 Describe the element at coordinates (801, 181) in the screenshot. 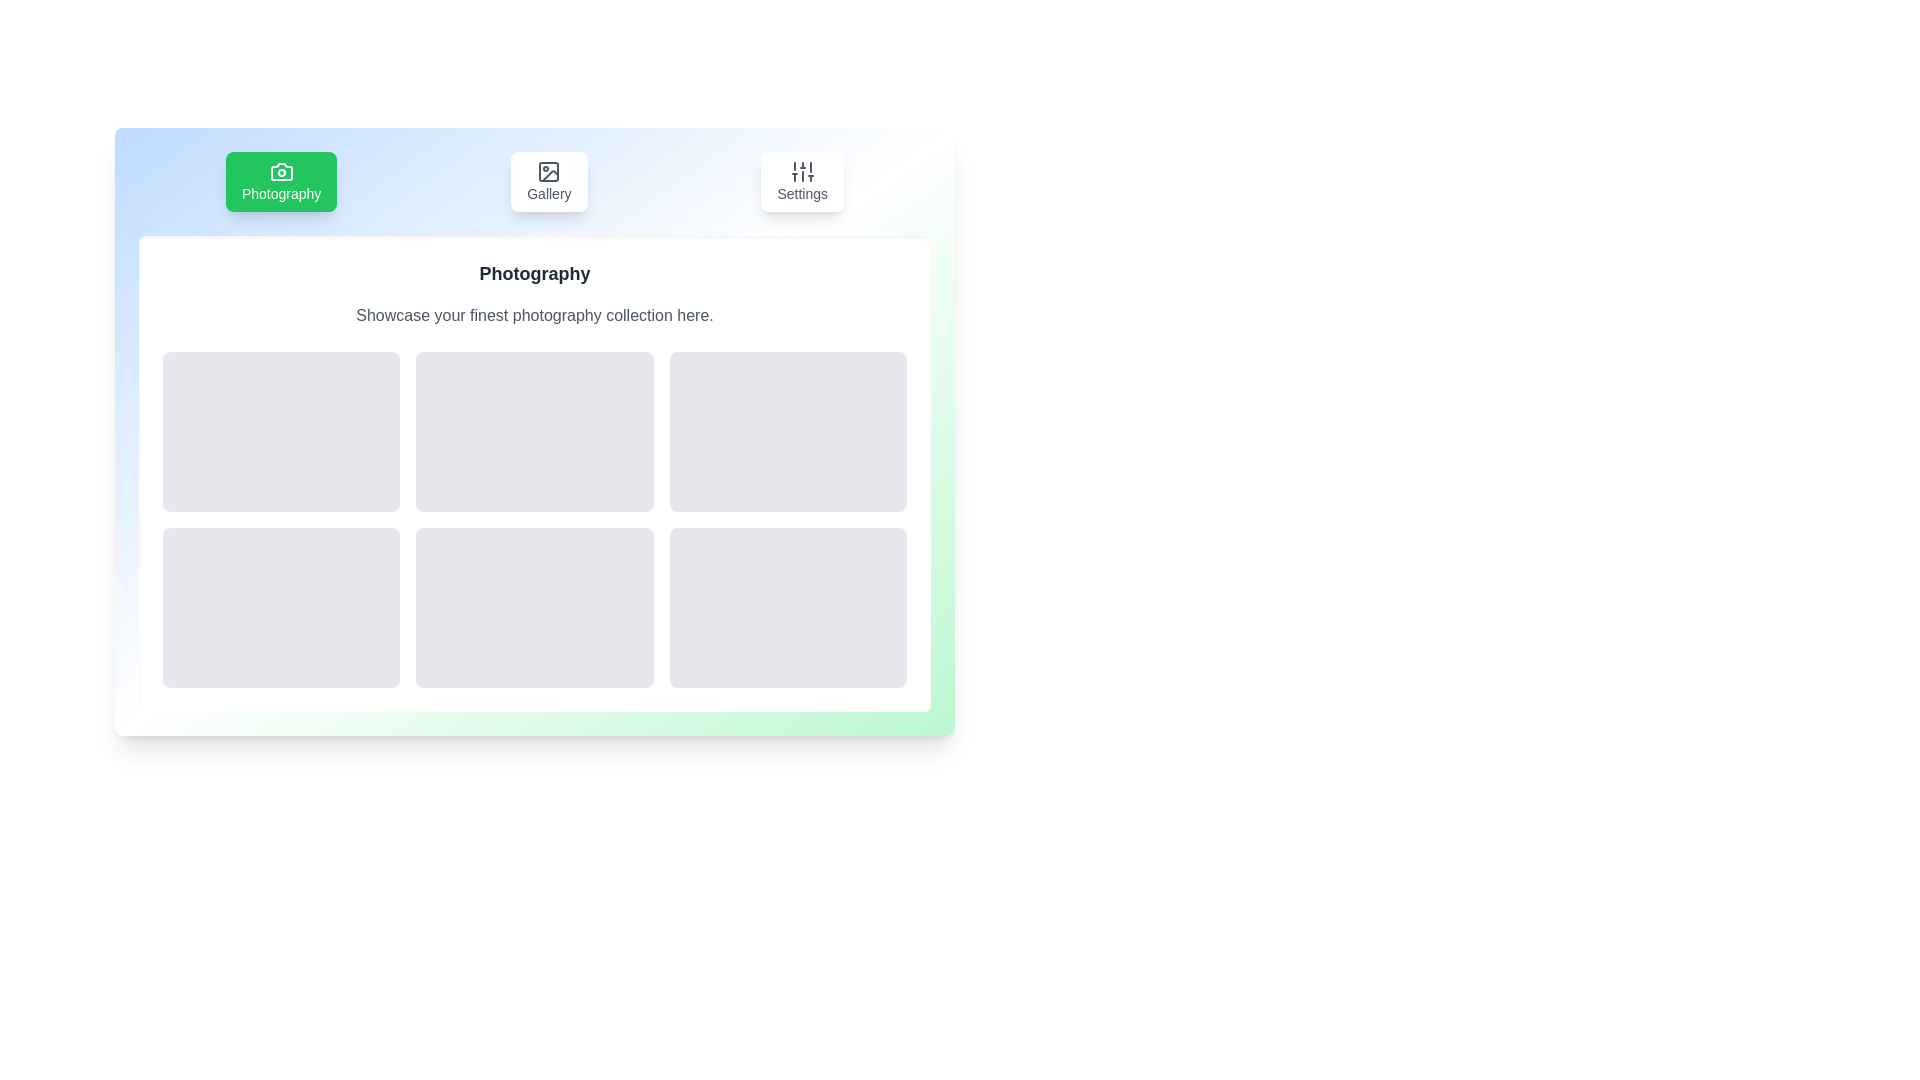

I see `the Settings tab to view its content` at that location.